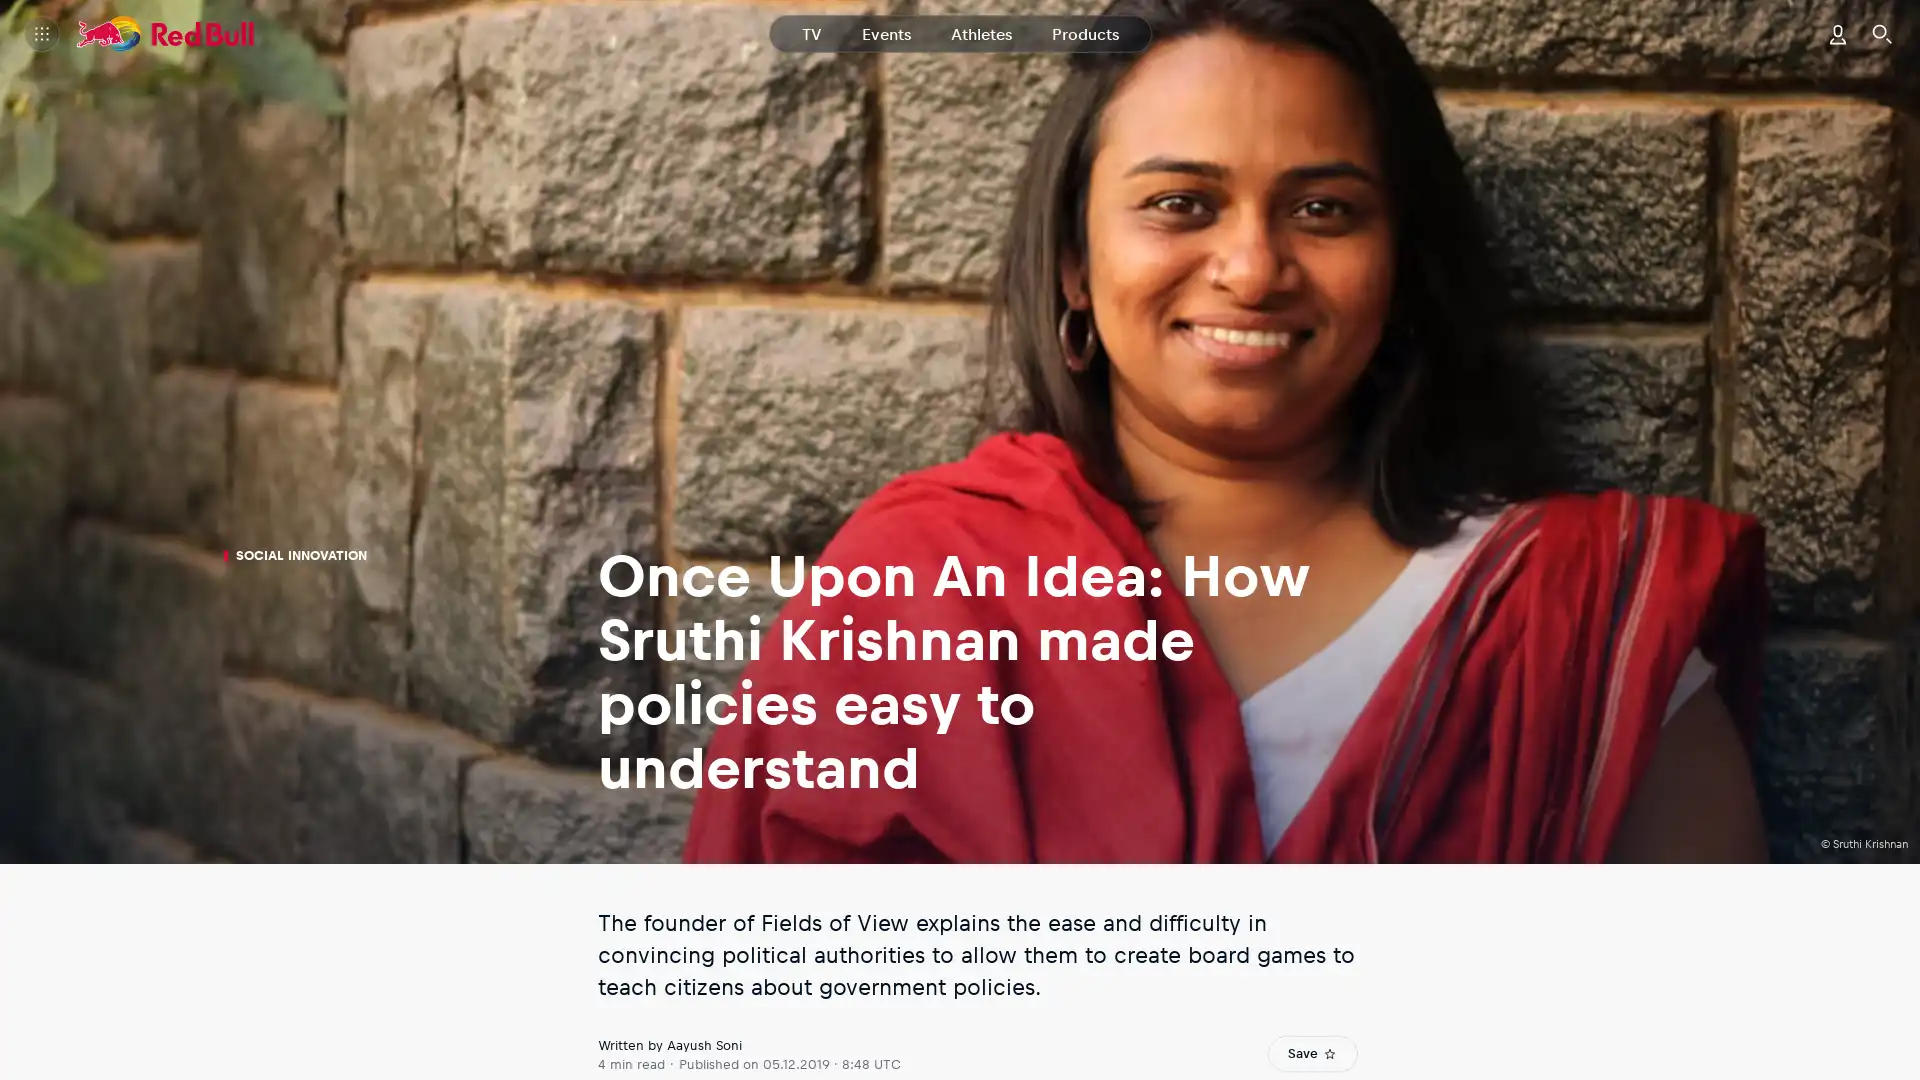 The width and height of the screenshot is (1920, 1080). What do you see at coordinates (782, 334) in the screenshot?
I see `Cookies Settings` at bounding box center [782, 334].